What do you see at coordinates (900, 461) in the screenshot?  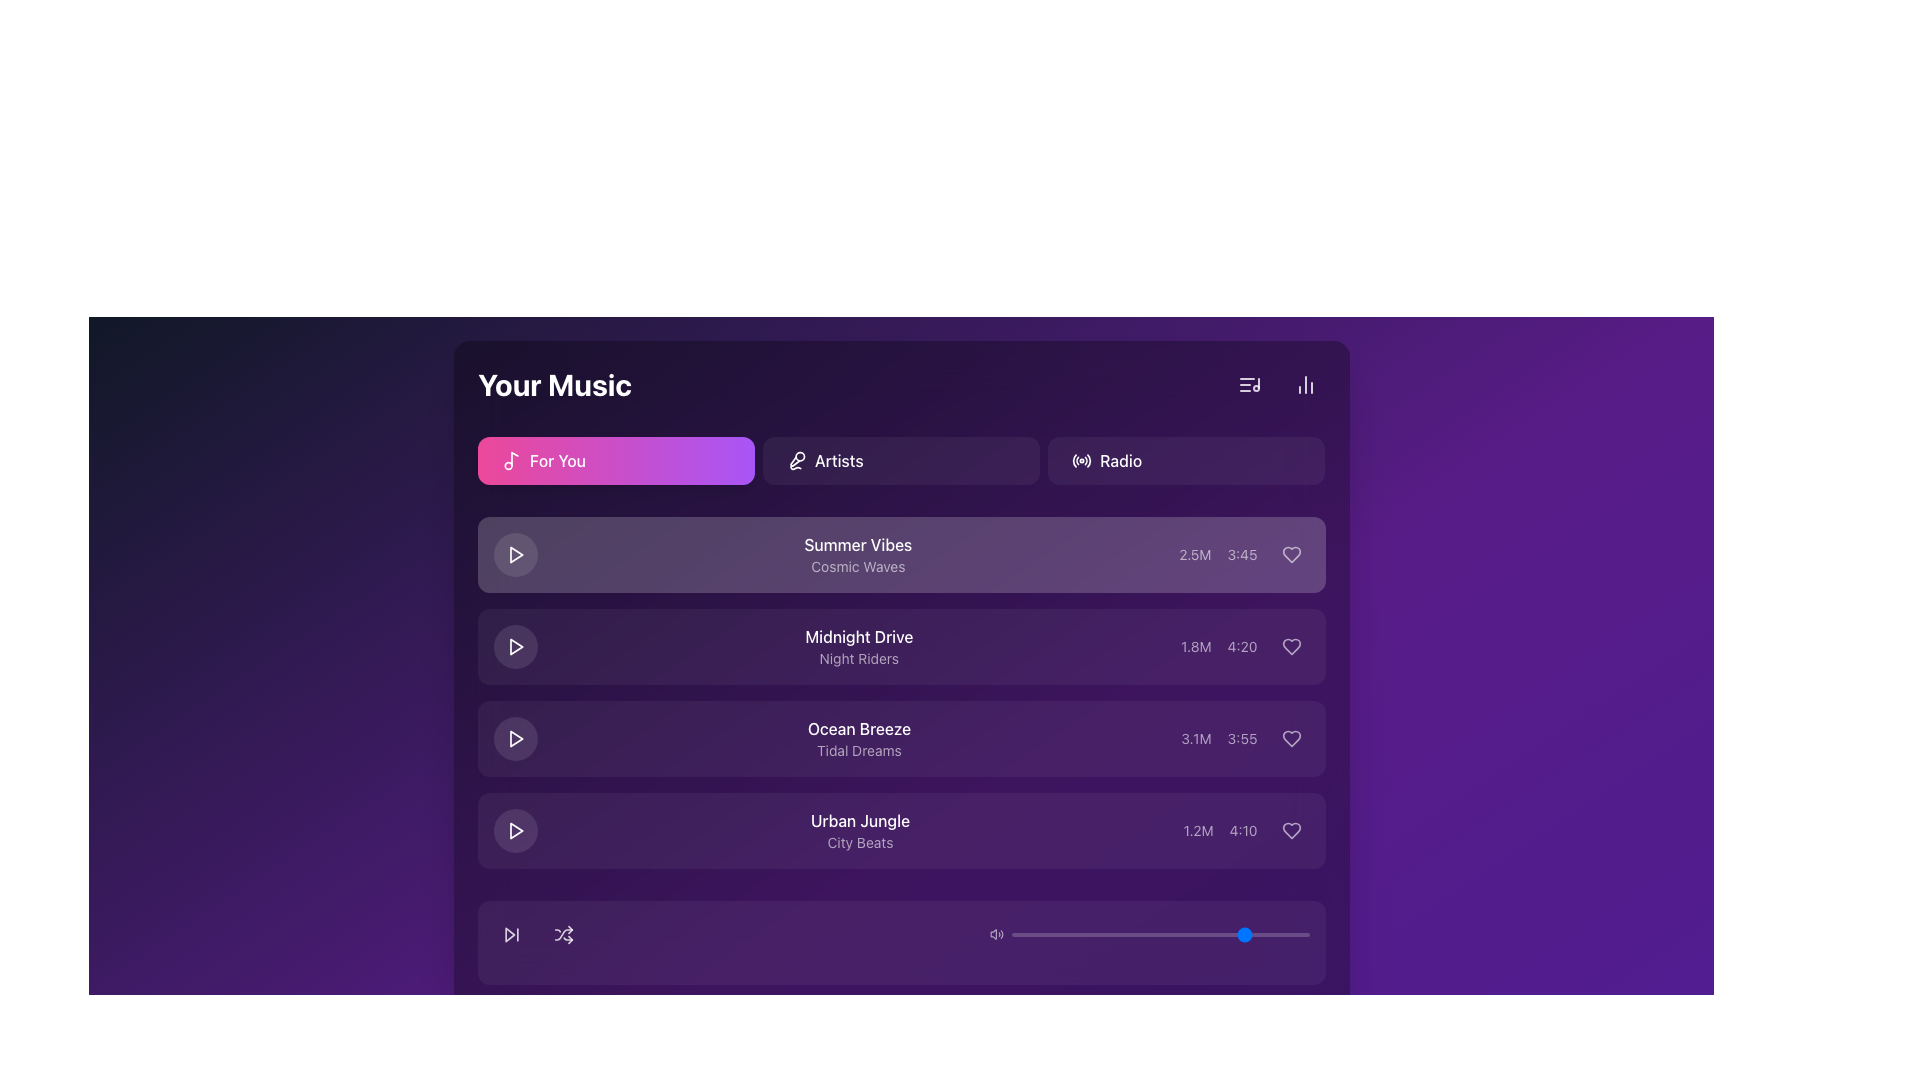 I see `the horizontally elongated button labeled 'Artists'` at bounding box center [900, 461].